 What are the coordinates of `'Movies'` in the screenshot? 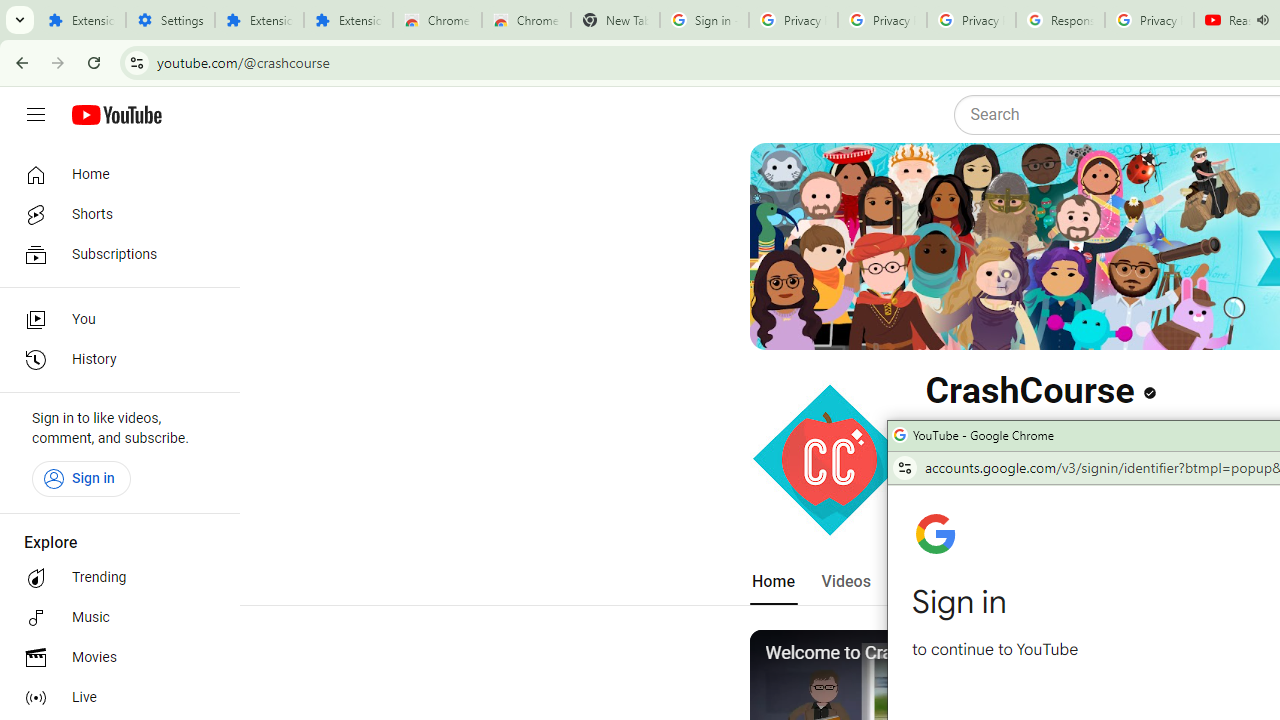 It's located at (112, 658).